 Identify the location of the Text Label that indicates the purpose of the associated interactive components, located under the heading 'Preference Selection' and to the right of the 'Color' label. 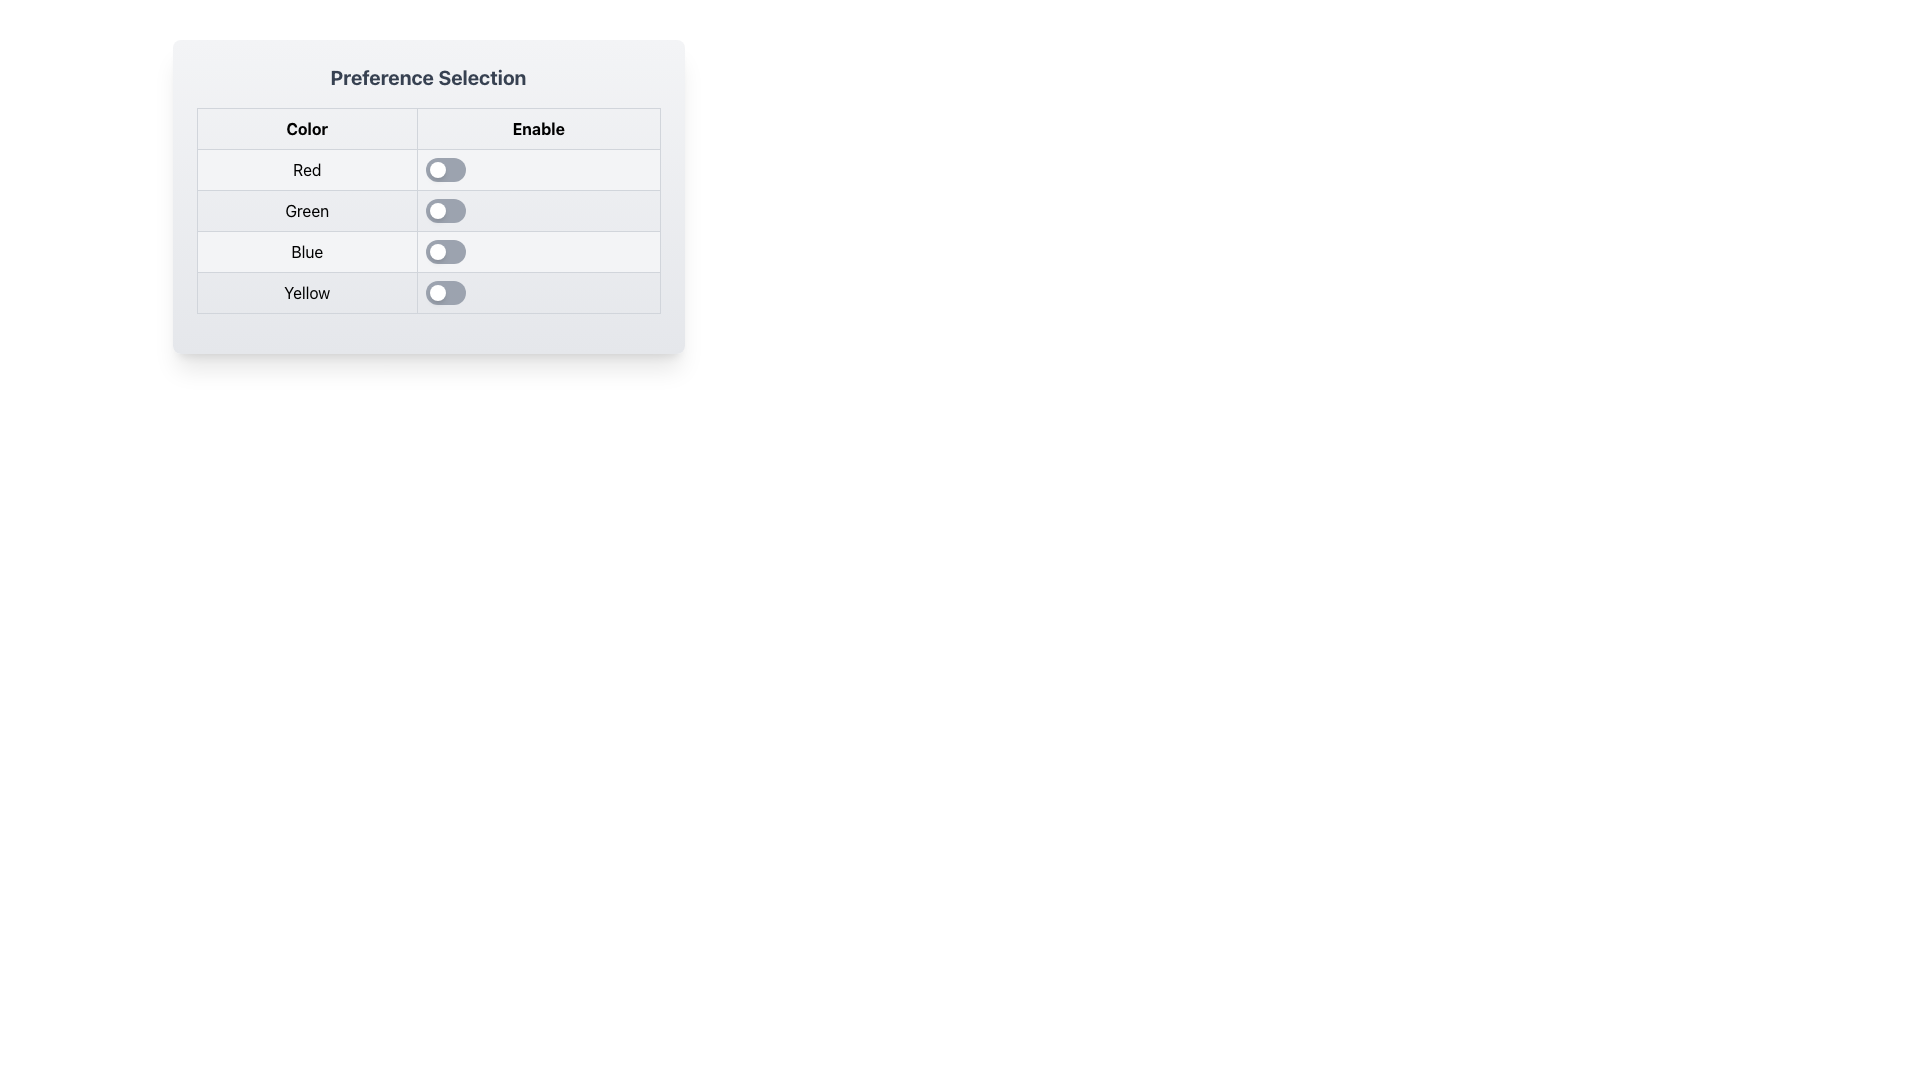
(538, 128).